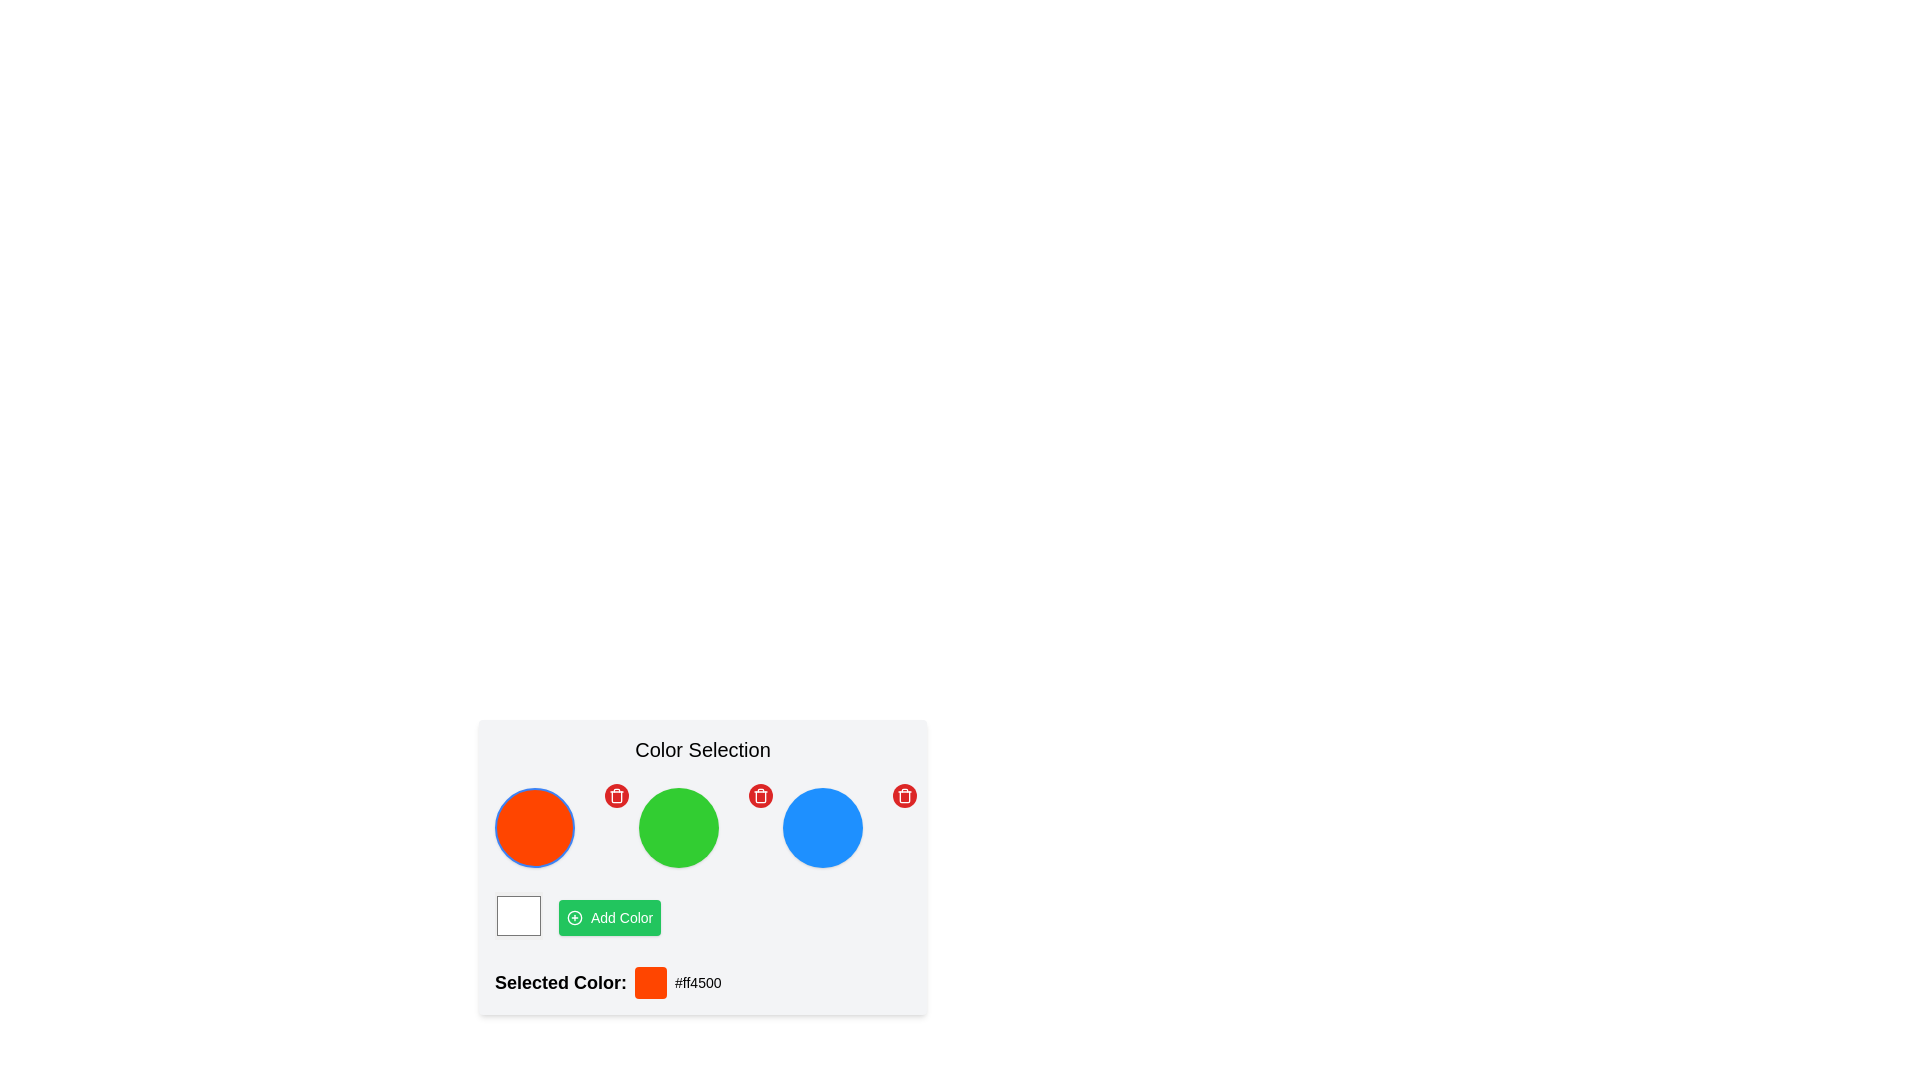  What do you see at coordinates (678, 828) in the screenshot?
I see `the circular interactive element located between an orange circular element and a blue one` at bounding box center [678, 828].